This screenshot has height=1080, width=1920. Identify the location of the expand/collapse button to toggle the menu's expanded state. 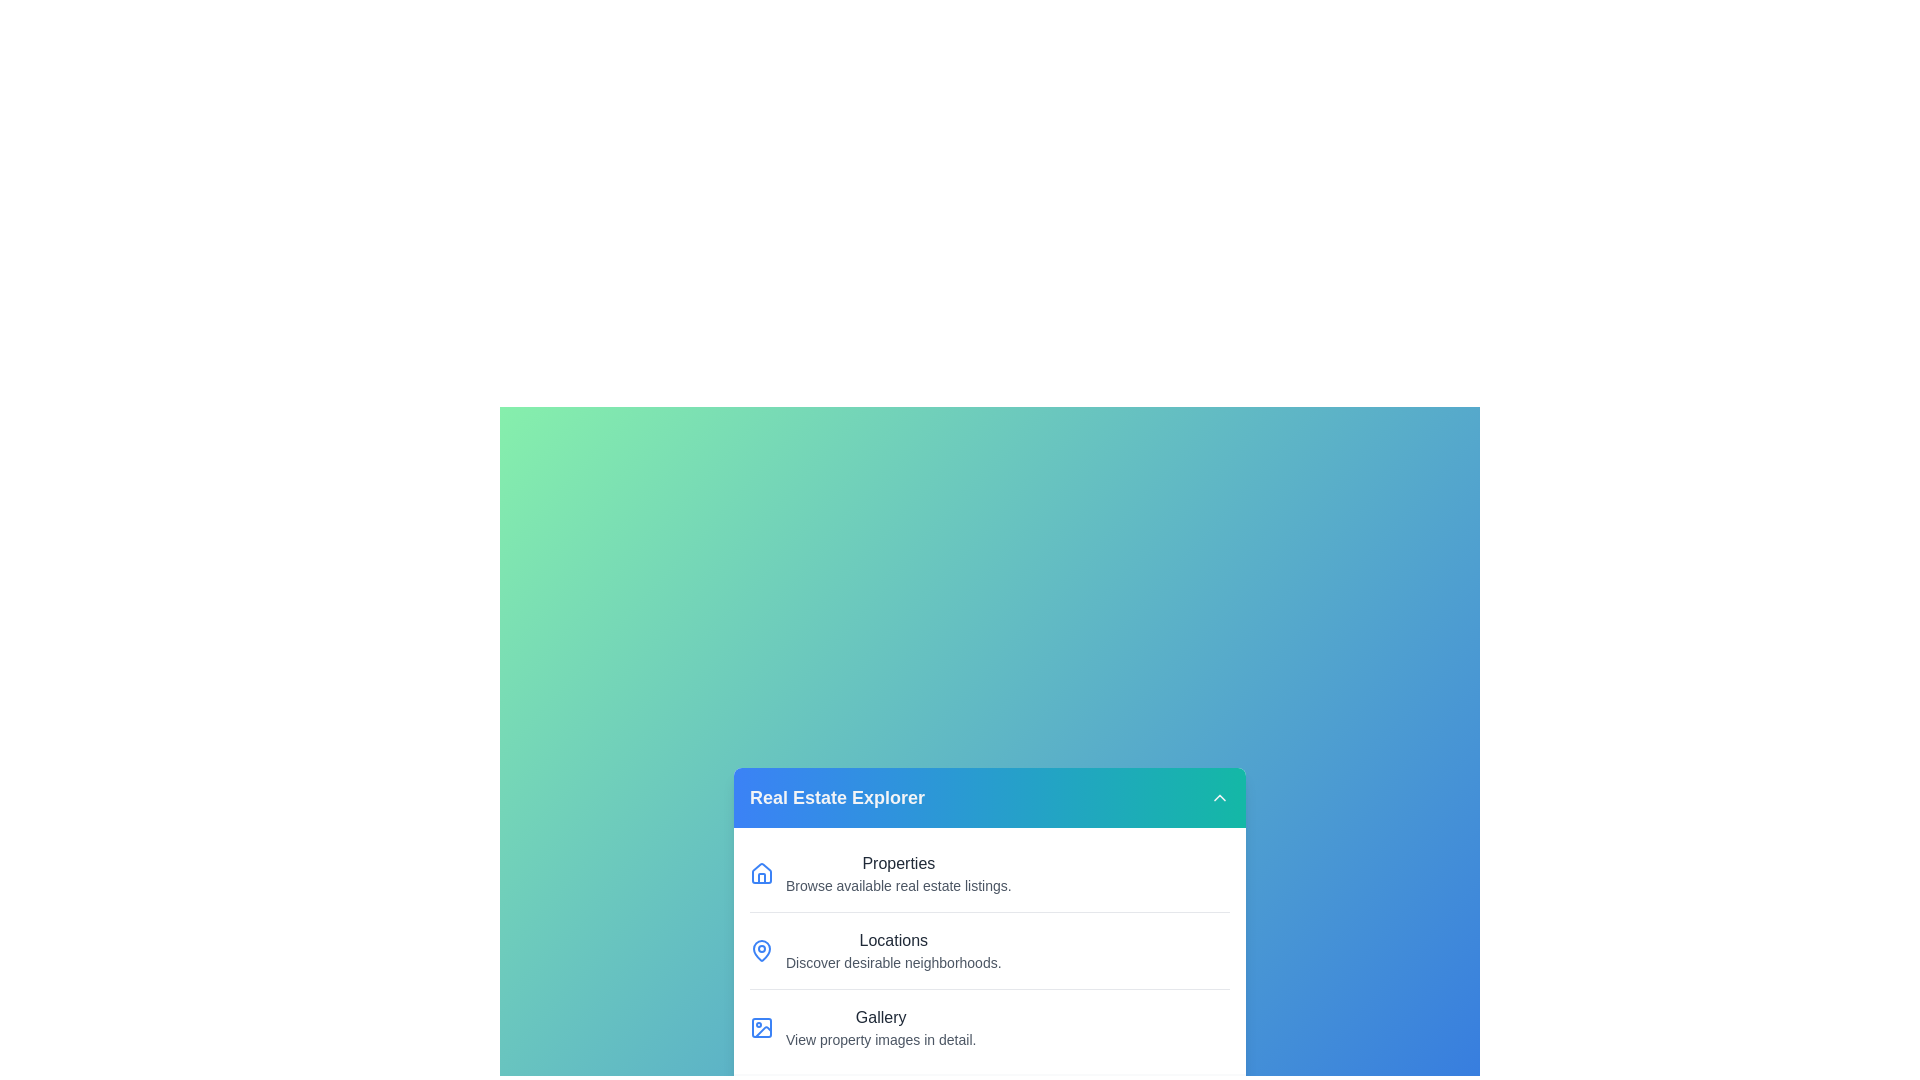
(1218, 797).